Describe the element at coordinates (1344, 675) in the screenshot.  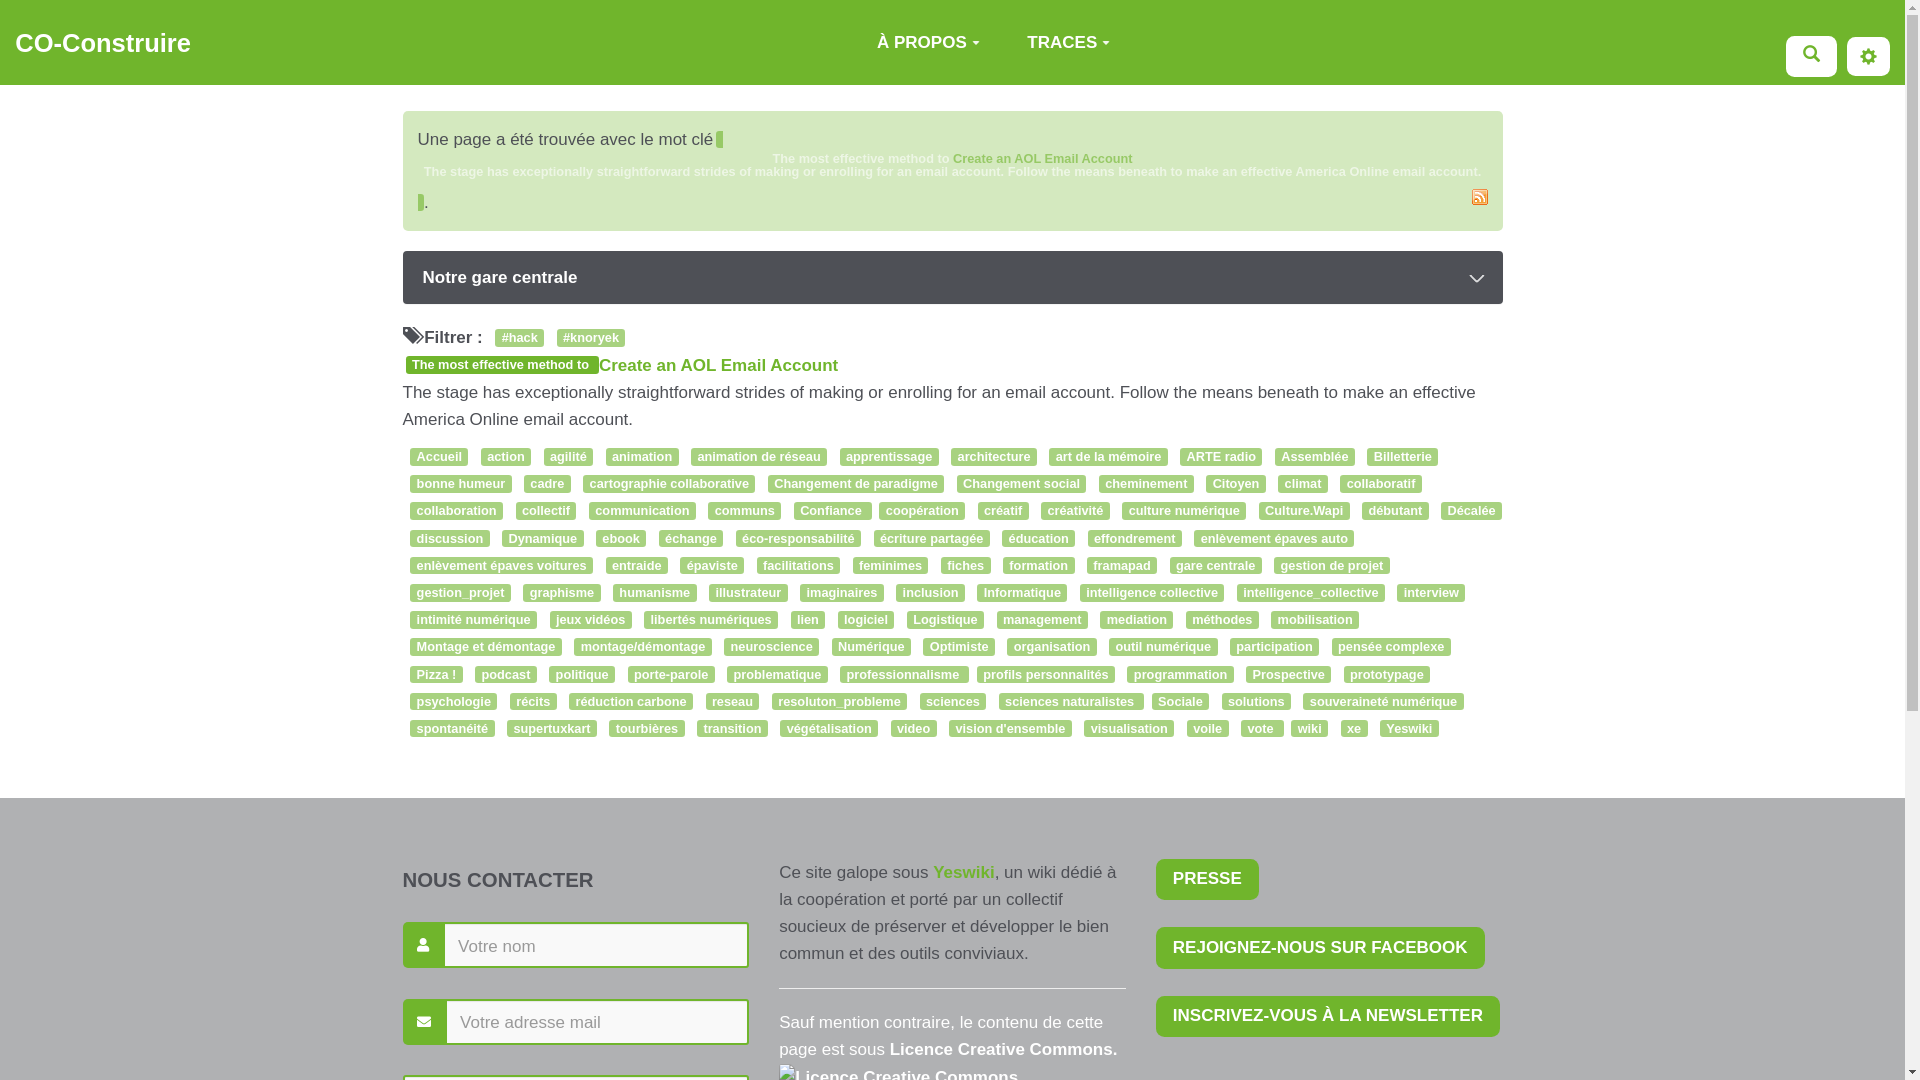
I see `'prototypage'` at that location.